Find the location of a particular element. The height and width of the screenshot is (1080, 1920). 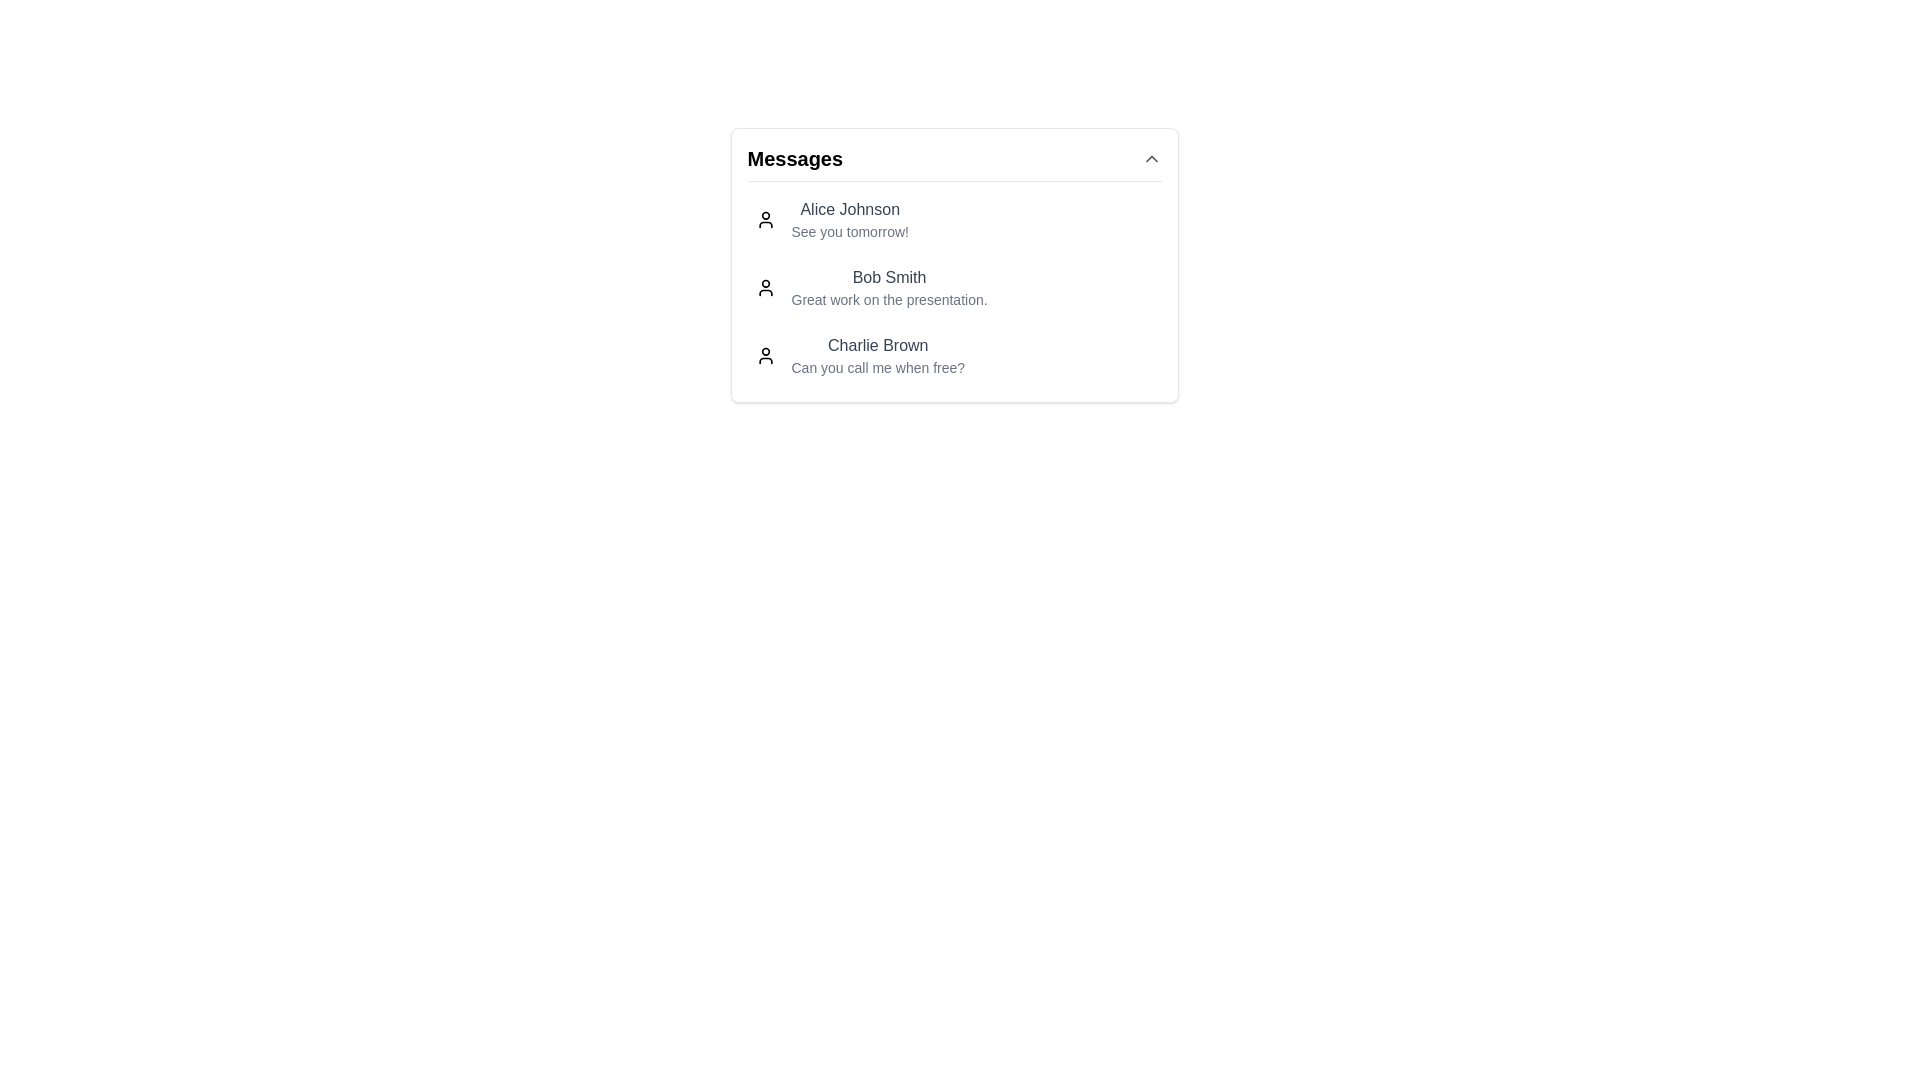

the user profile icon representing 'Alice Johnson' located on the topmost row, aligned to the left of the text 'Alice Johnson' and 'See you tomorrow!' is located at coordinates (764, 219).